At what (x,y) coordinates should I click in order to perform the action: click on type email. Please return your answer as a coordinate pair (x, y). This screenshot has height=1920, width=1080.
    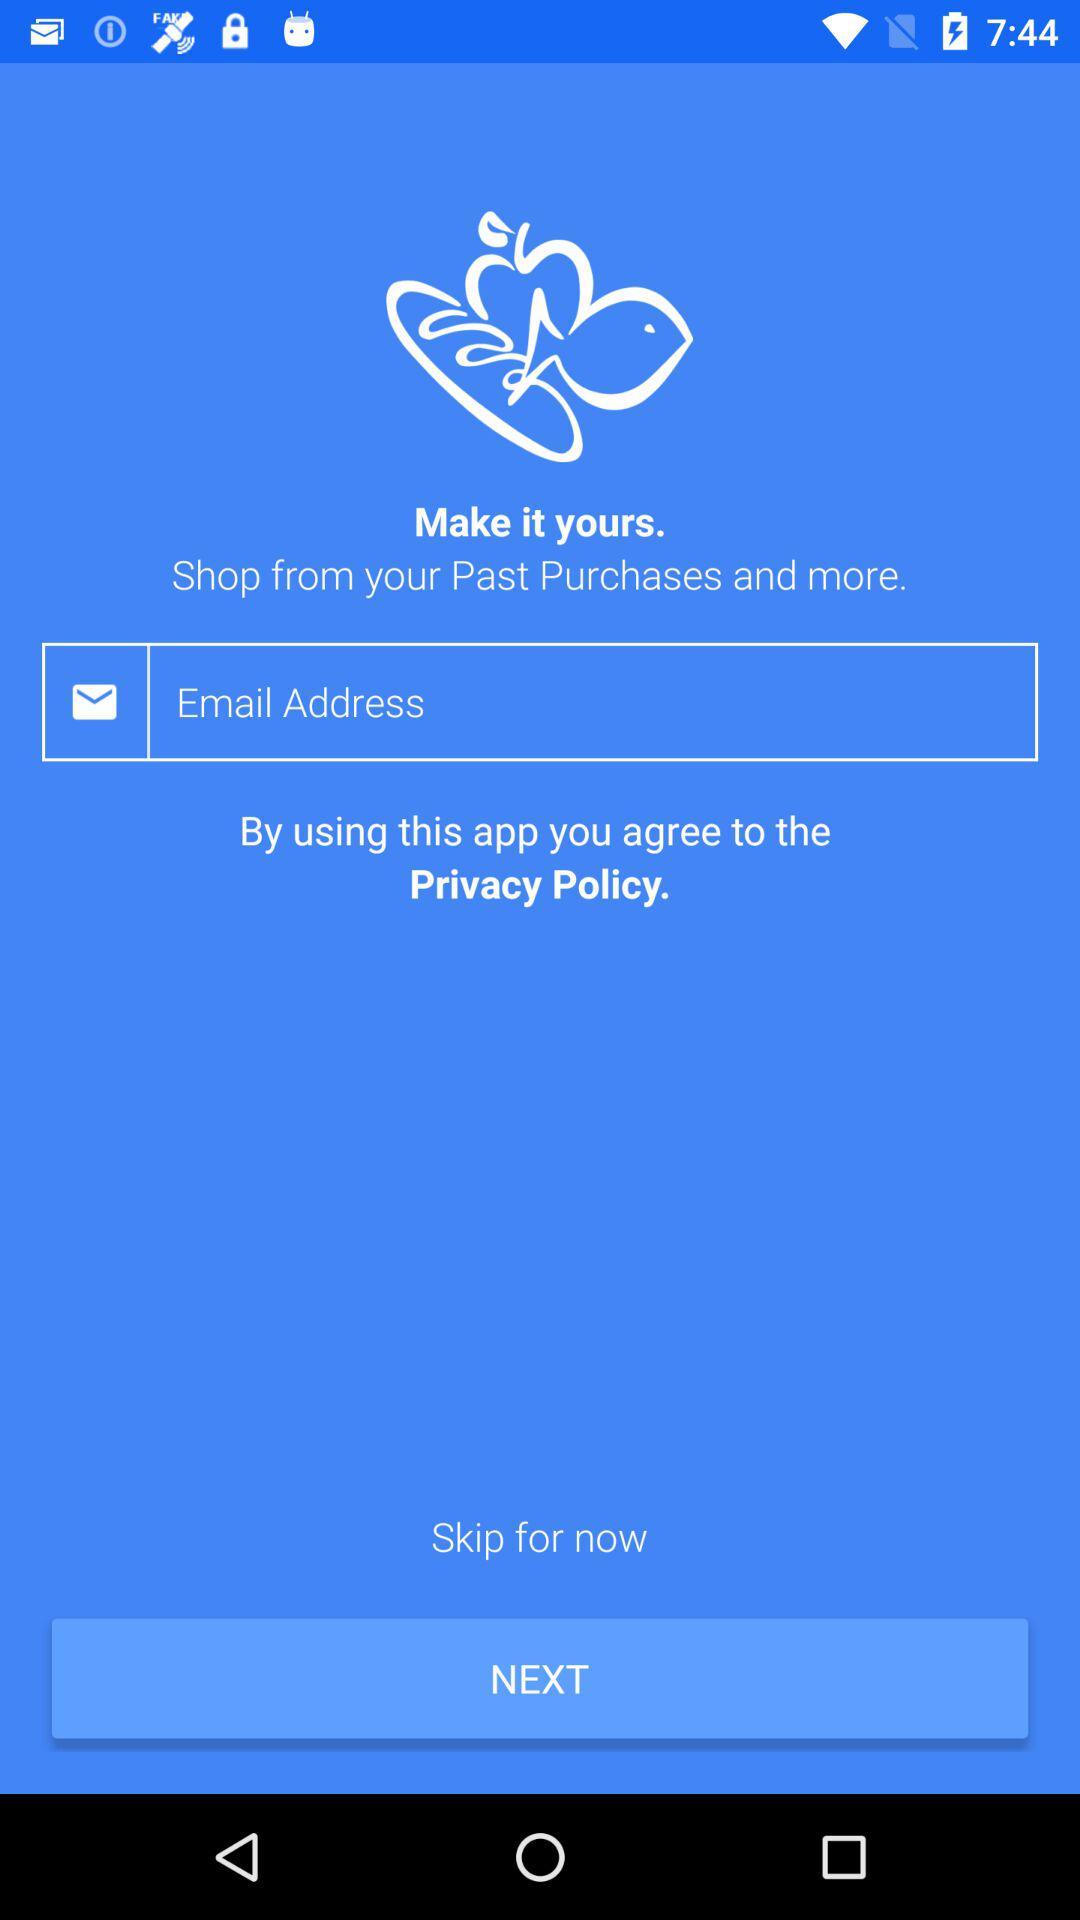
    Looking at the image, I should click on (606, 701).